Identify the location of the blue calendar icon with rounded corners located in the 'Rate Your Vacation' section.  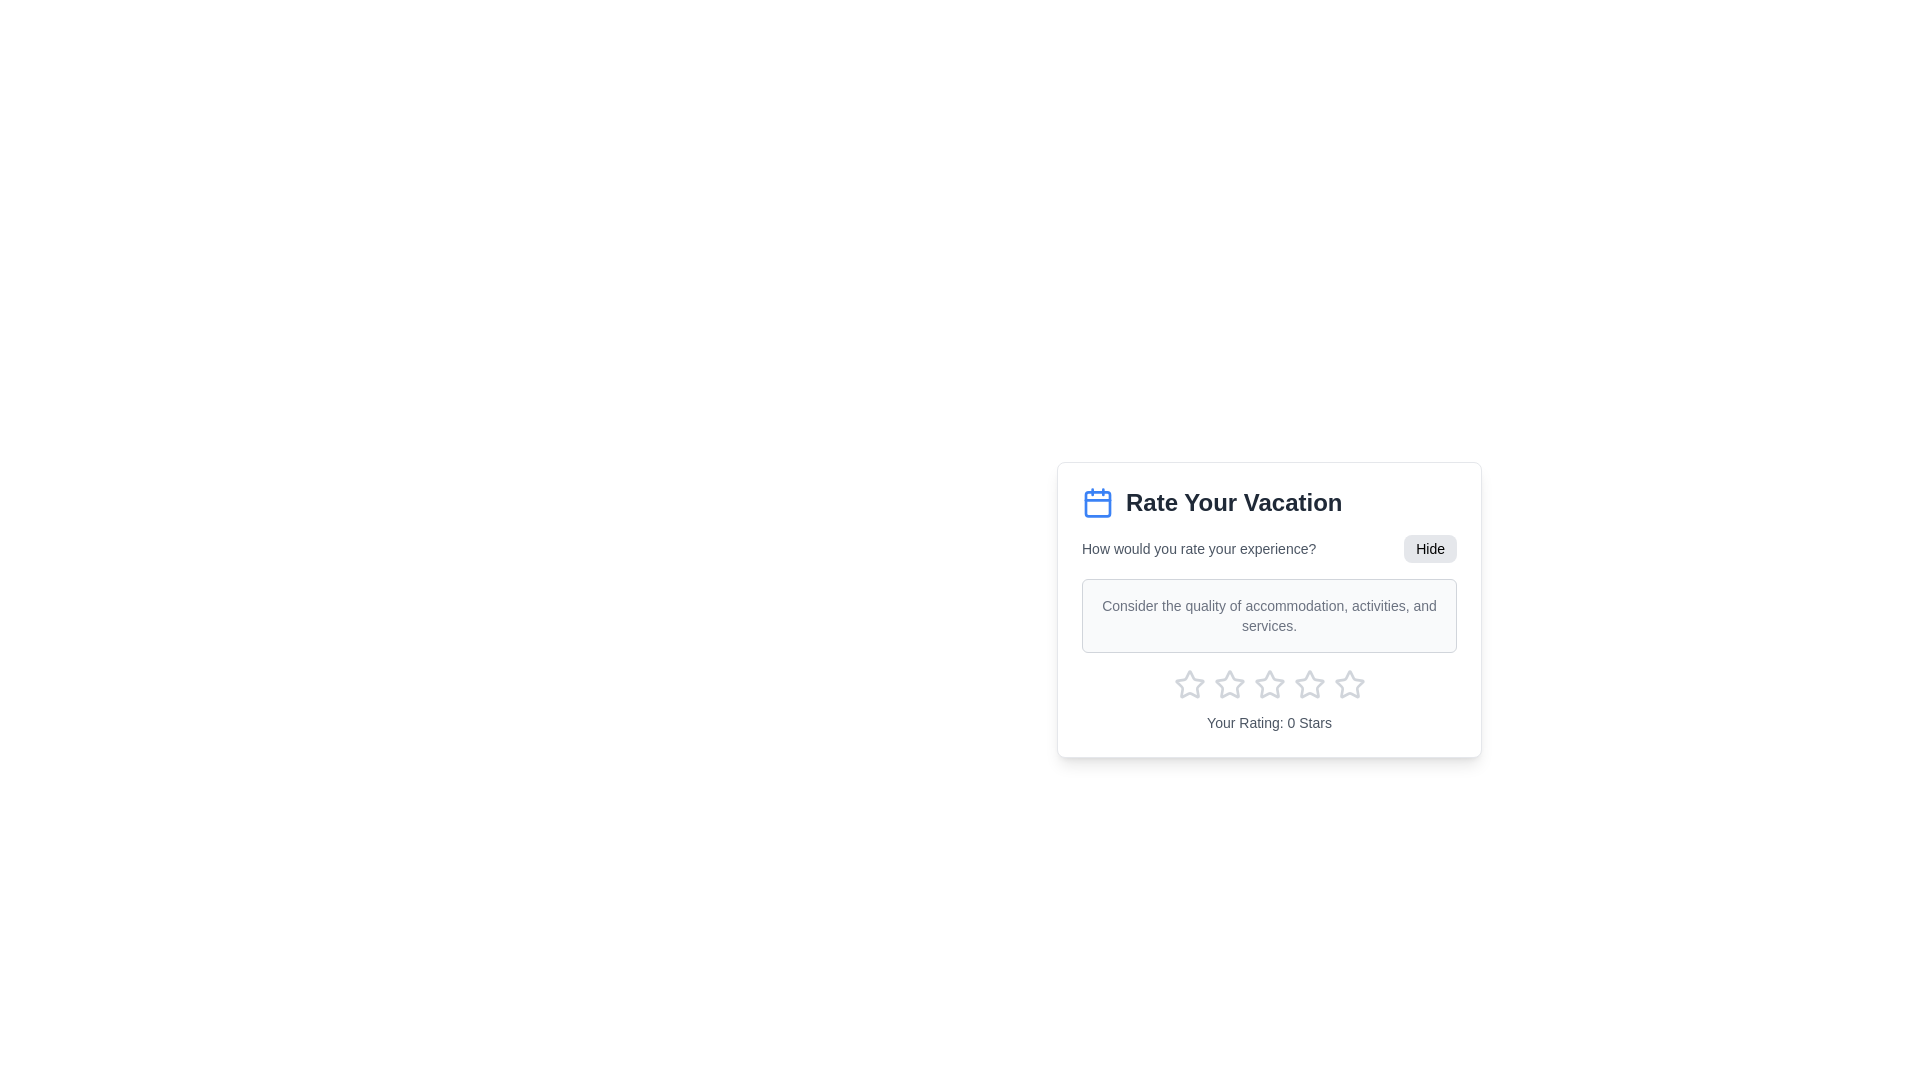
(1097, 501).